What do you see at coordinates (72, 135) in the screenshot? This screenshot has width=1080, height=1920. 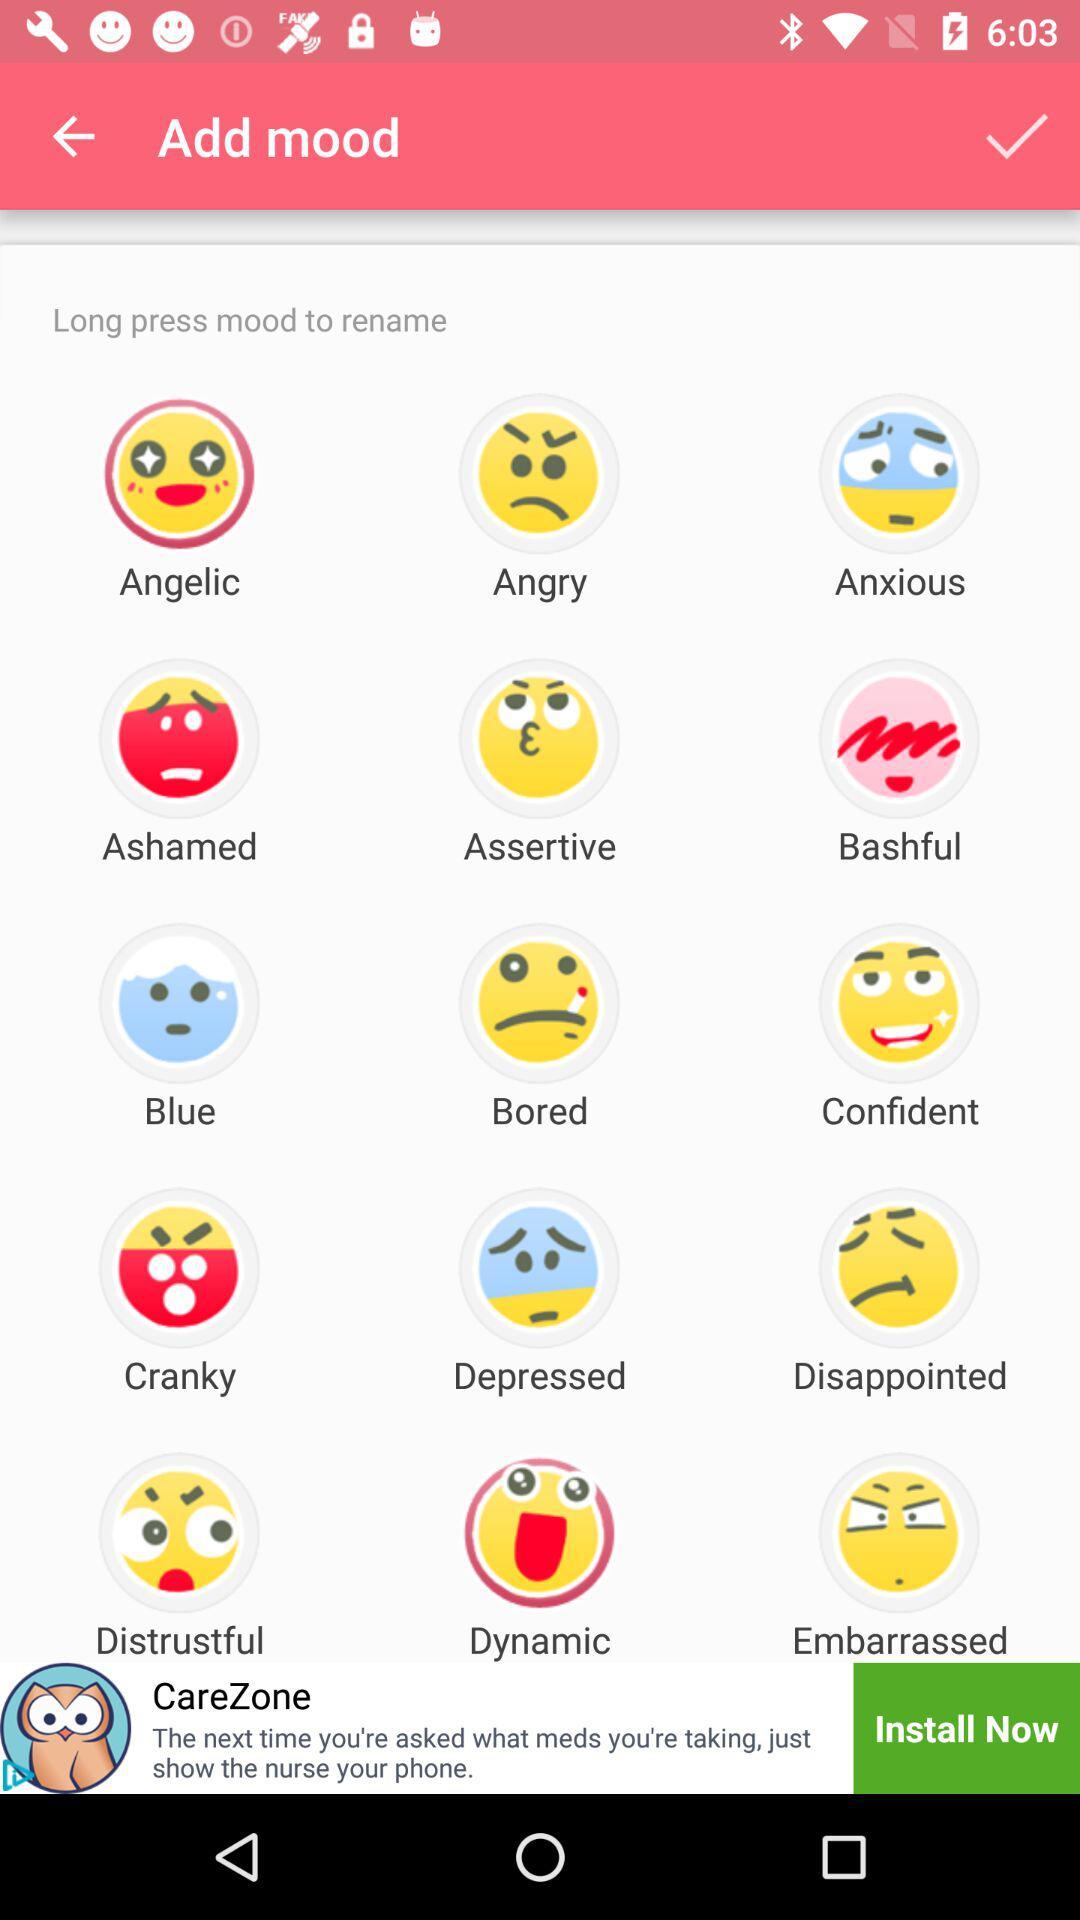 I see `the icon above the long press mood icon` at bounding box center [72, 135].